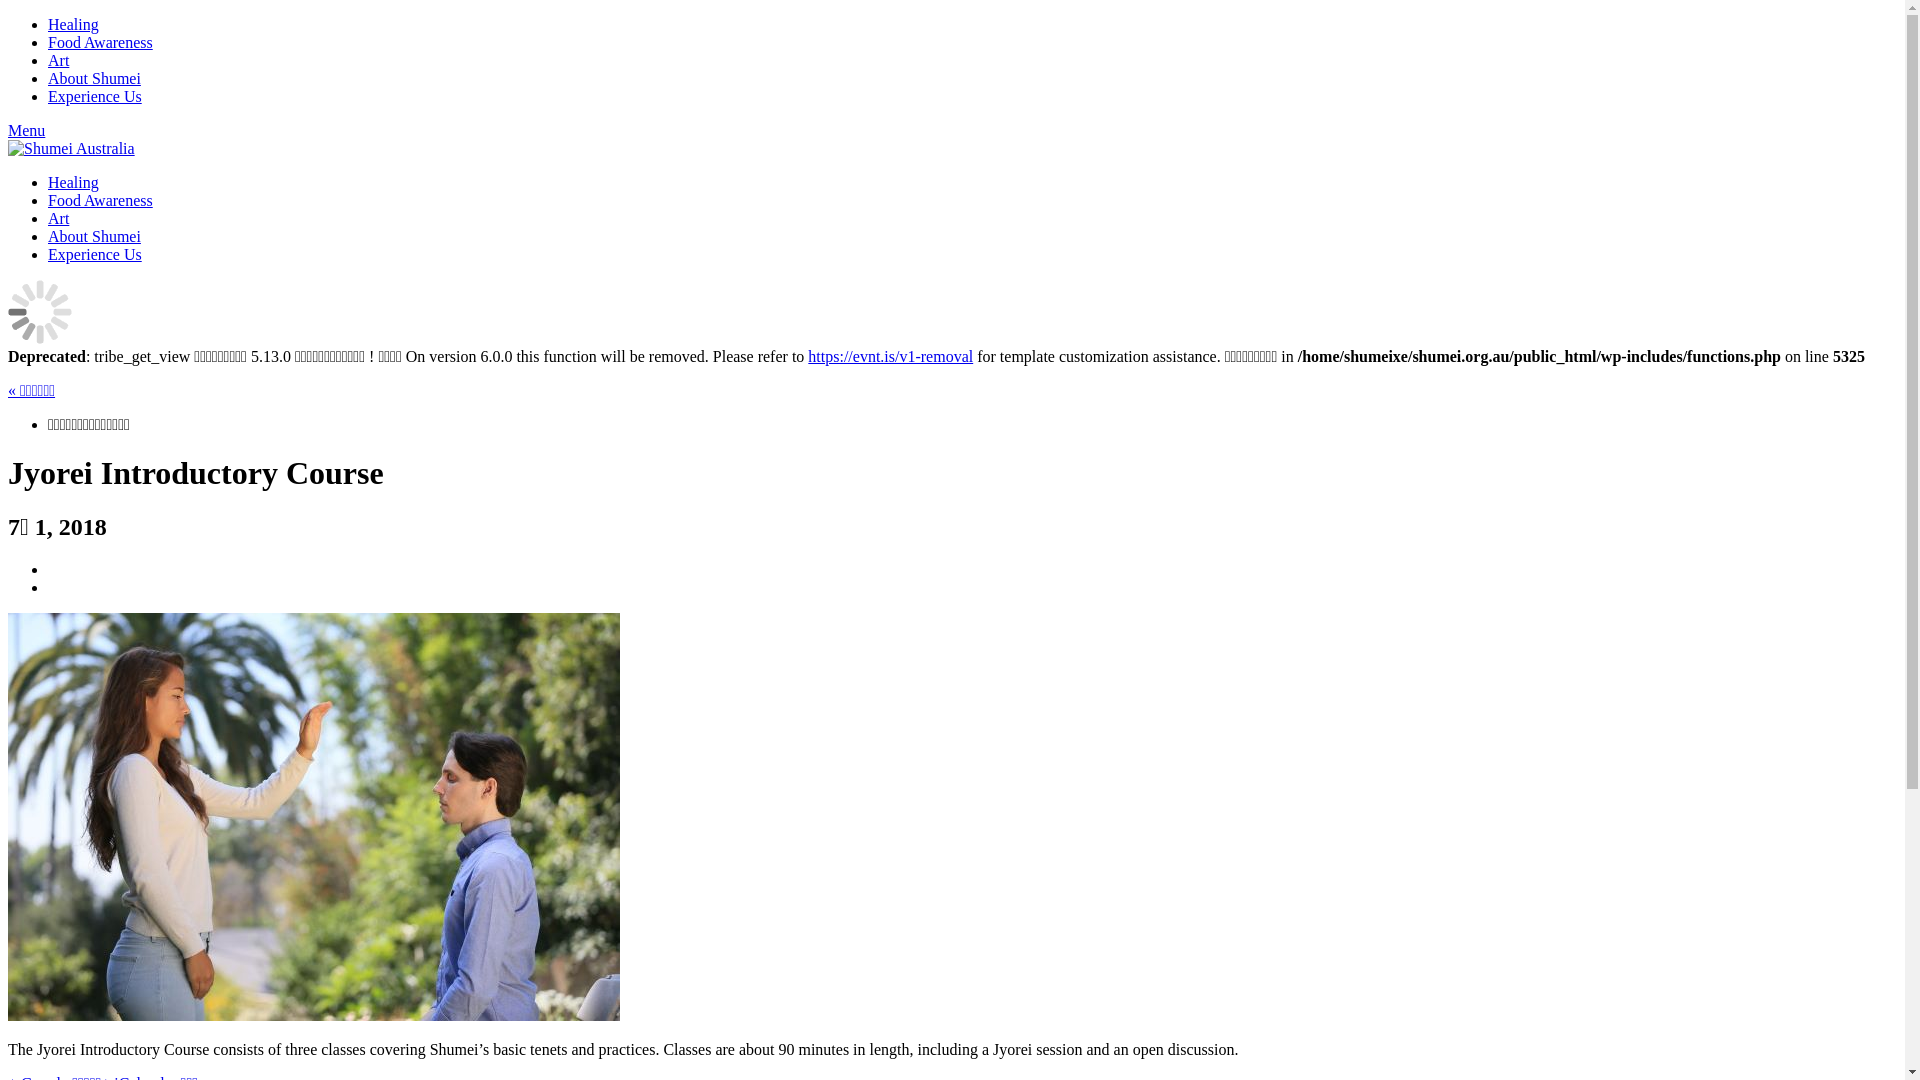 This screenshot has width=1920, height=1080. What do you see at coordinates (889, 355) in the screenshot?
I see `'https://evnt.is/v1-removal'` at bounding box center [889, 355].